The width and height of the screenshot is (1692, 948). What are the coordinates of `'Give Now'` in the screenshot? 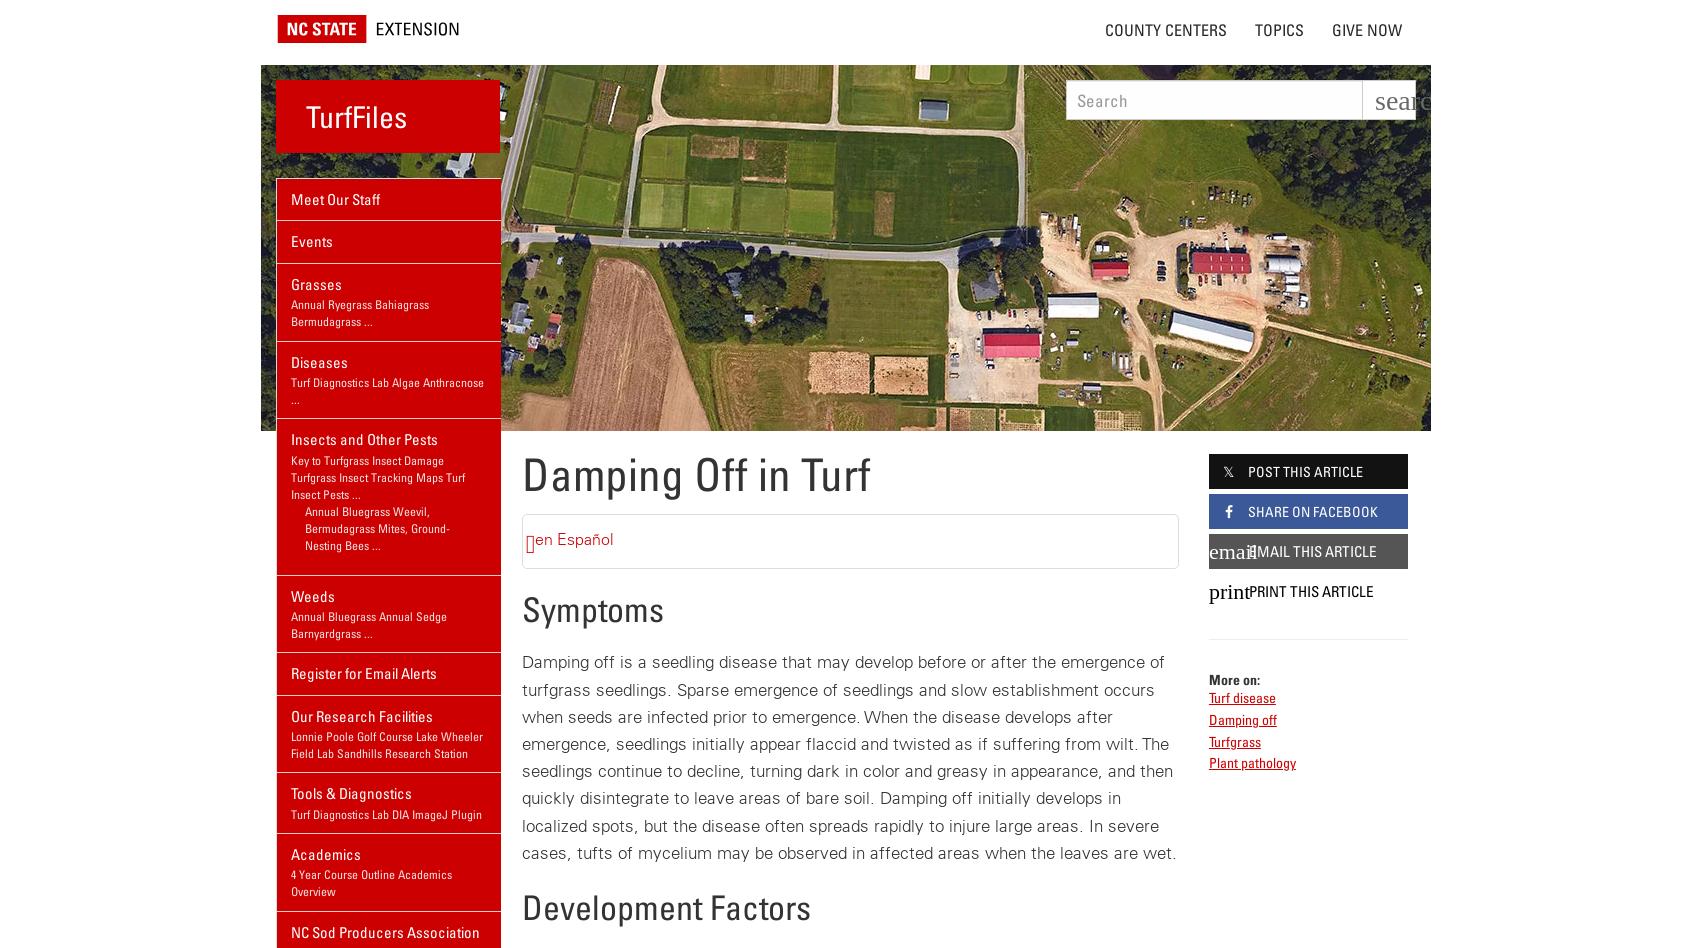 It's located at (1366, 29).